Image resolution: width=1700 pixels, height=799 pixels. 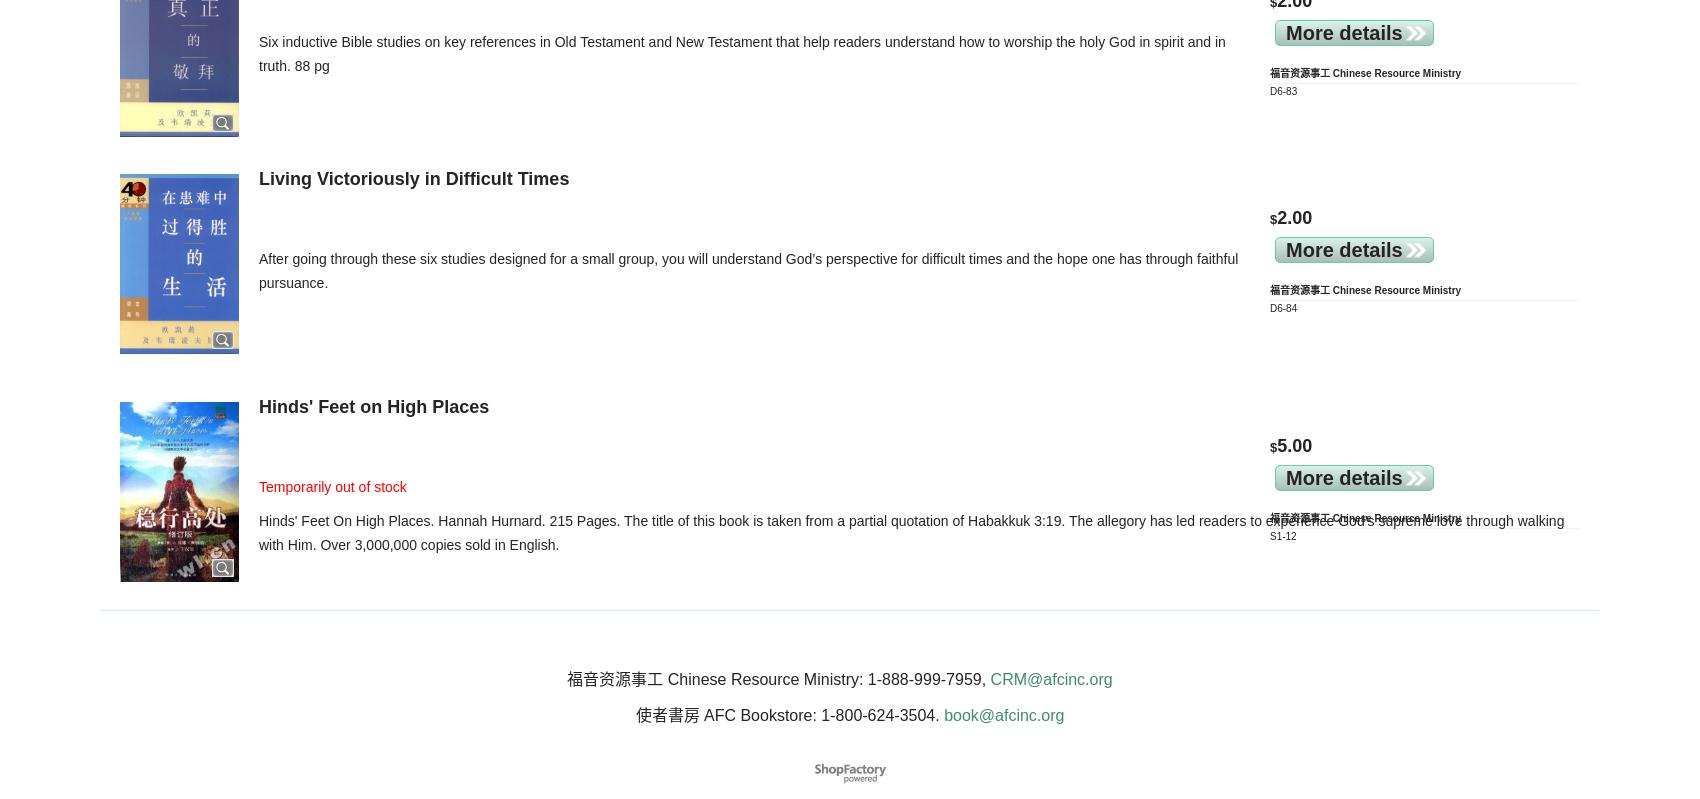 I want to click on 'D6-83', so click(x=1283, y=91).